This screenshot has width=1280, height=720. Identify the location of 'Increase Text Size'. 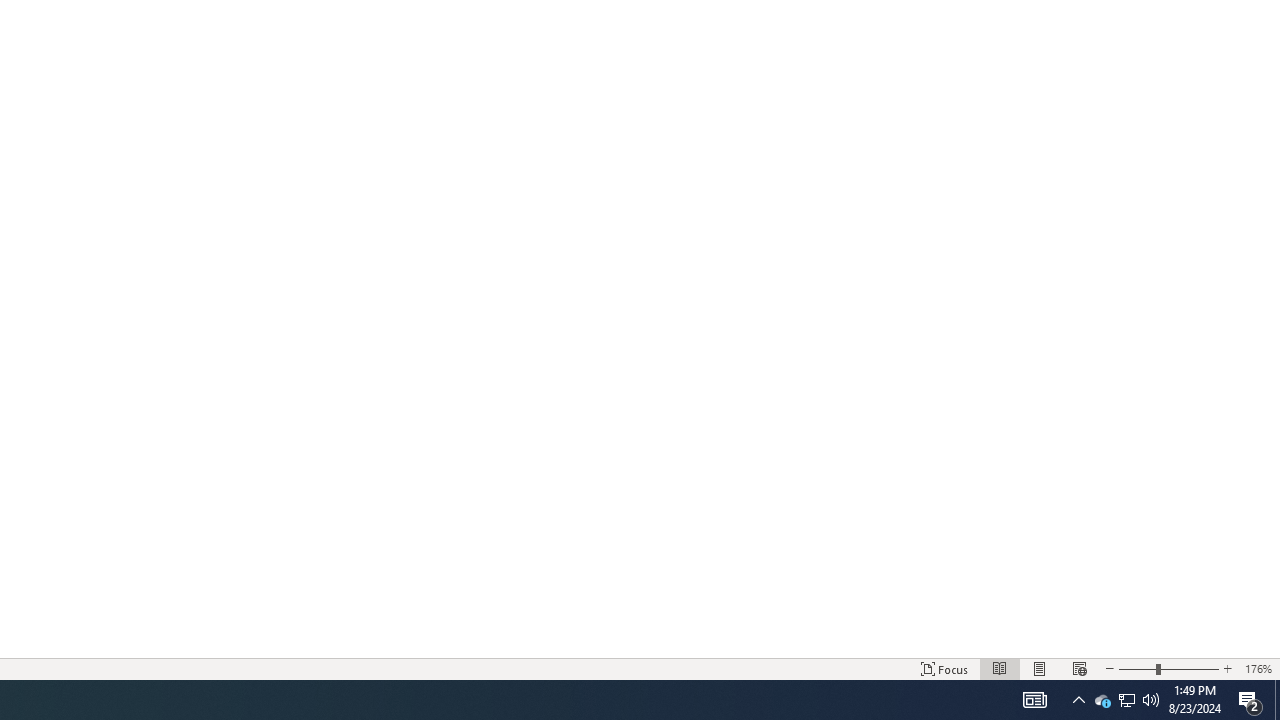
(1226, 669).